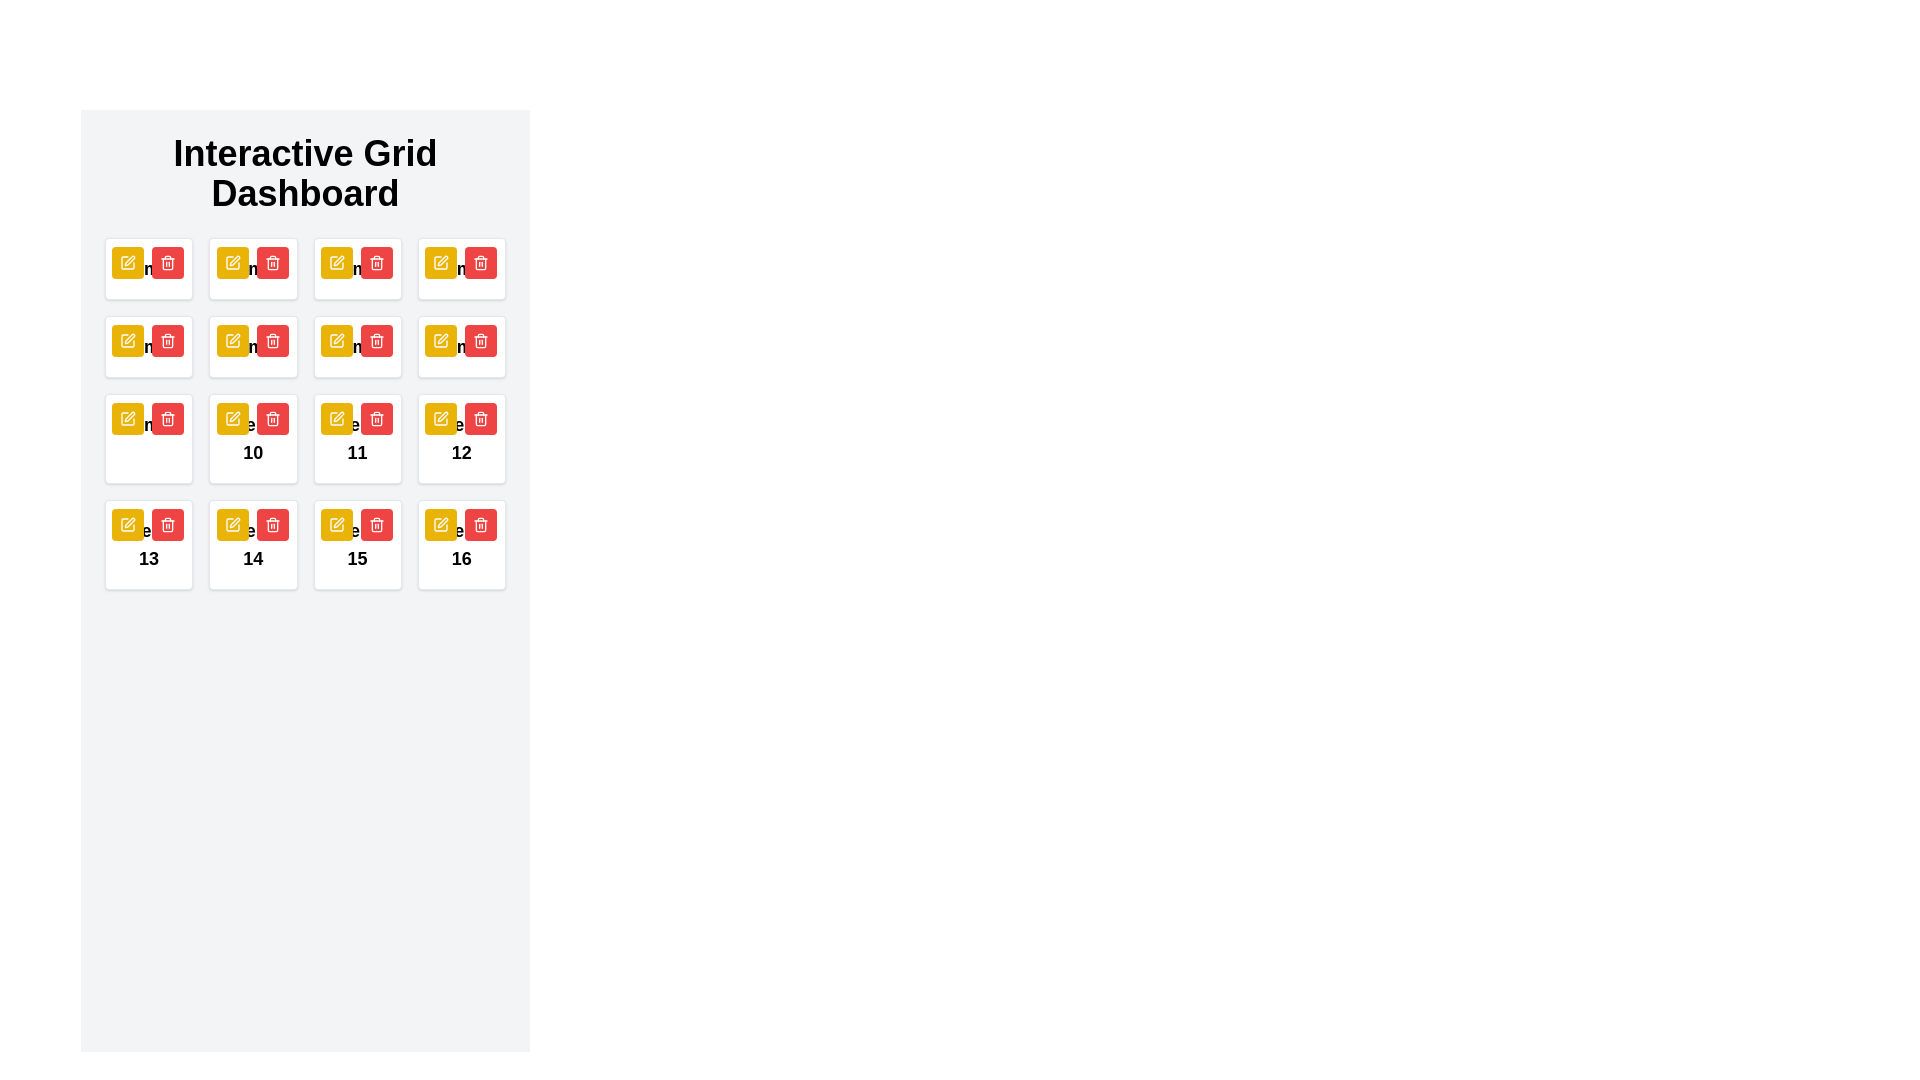 This screenshot has height=1080, width=1920. What do you see at coordinates (459, 339) in the screenshot?
I see `keyboard navigation` at bounding box center [459, 339].